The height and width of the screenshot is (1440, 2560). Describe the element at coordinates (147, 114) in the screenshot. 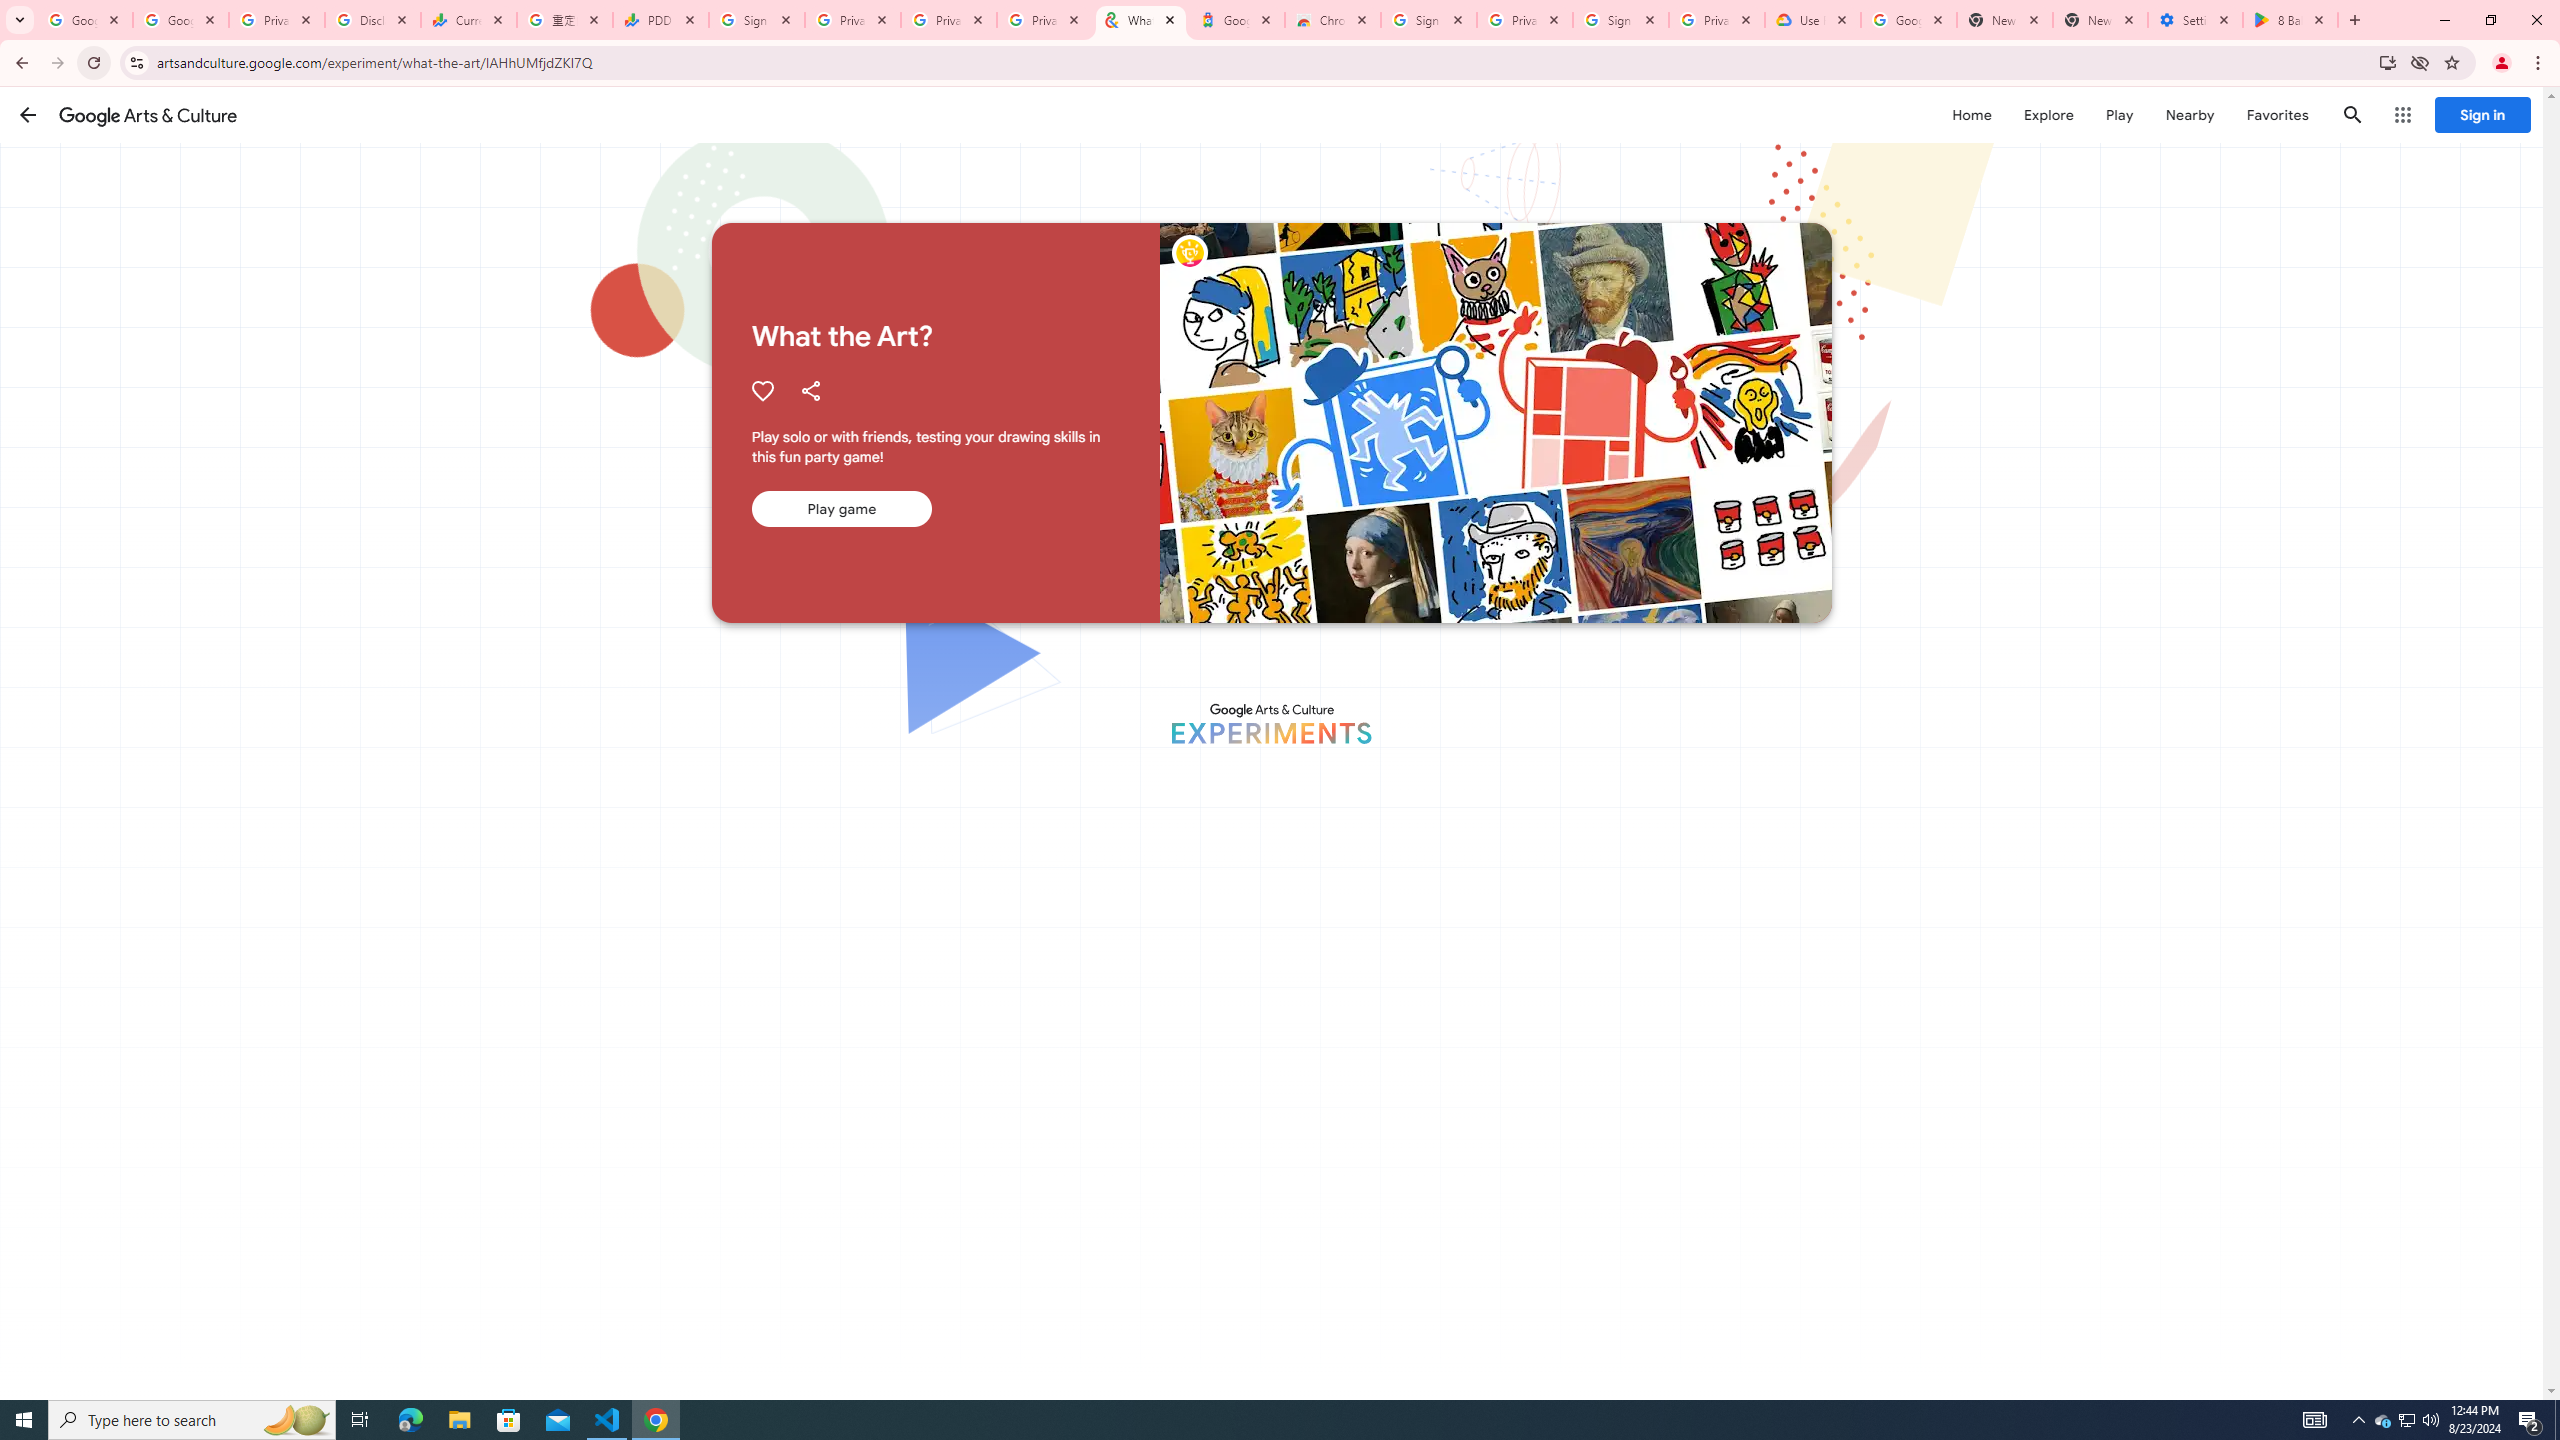

I see `'Google Arts & Culture'` at that location.